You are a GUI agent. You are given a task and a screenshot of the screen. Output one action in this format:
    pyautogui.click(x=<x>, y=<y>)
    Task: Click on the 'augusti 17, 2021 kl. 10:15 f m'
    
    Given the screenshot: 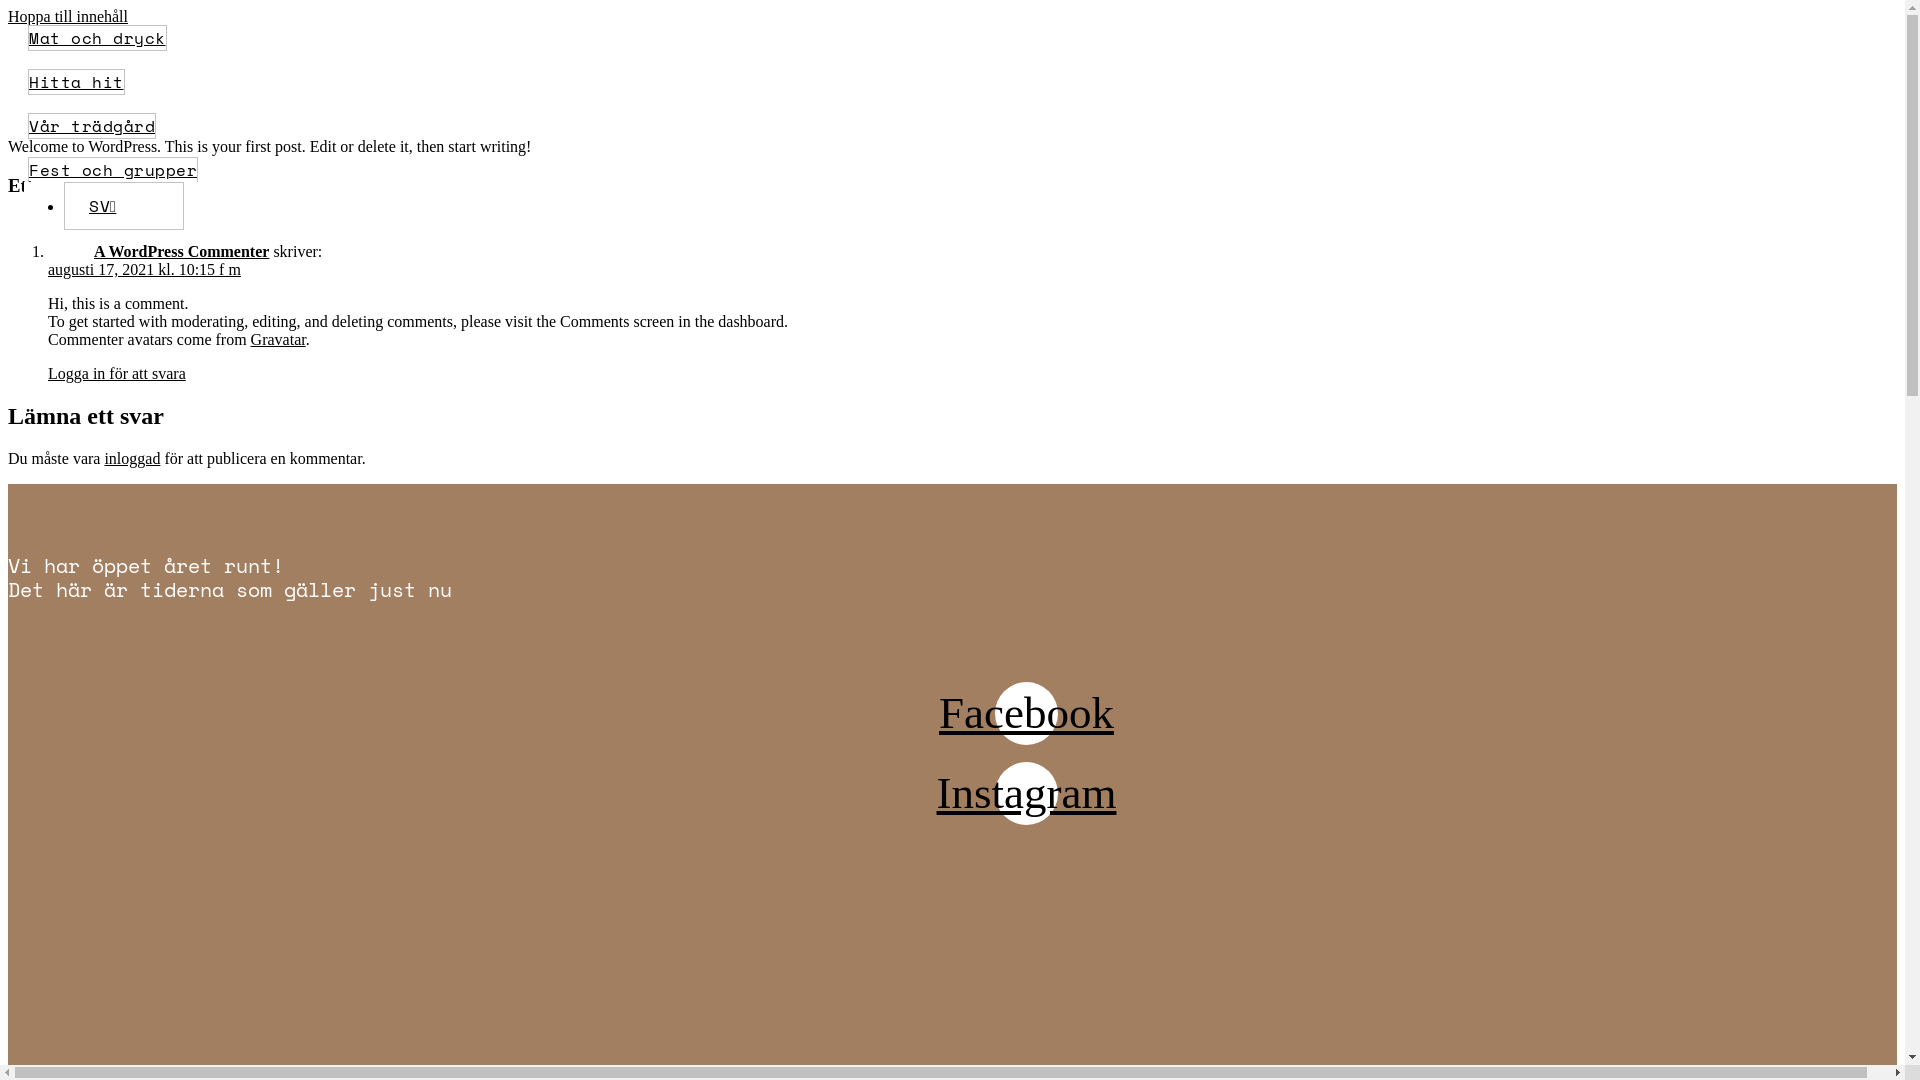 What is the action you would take?
    pyautogui.click(x=143, y=268)
    